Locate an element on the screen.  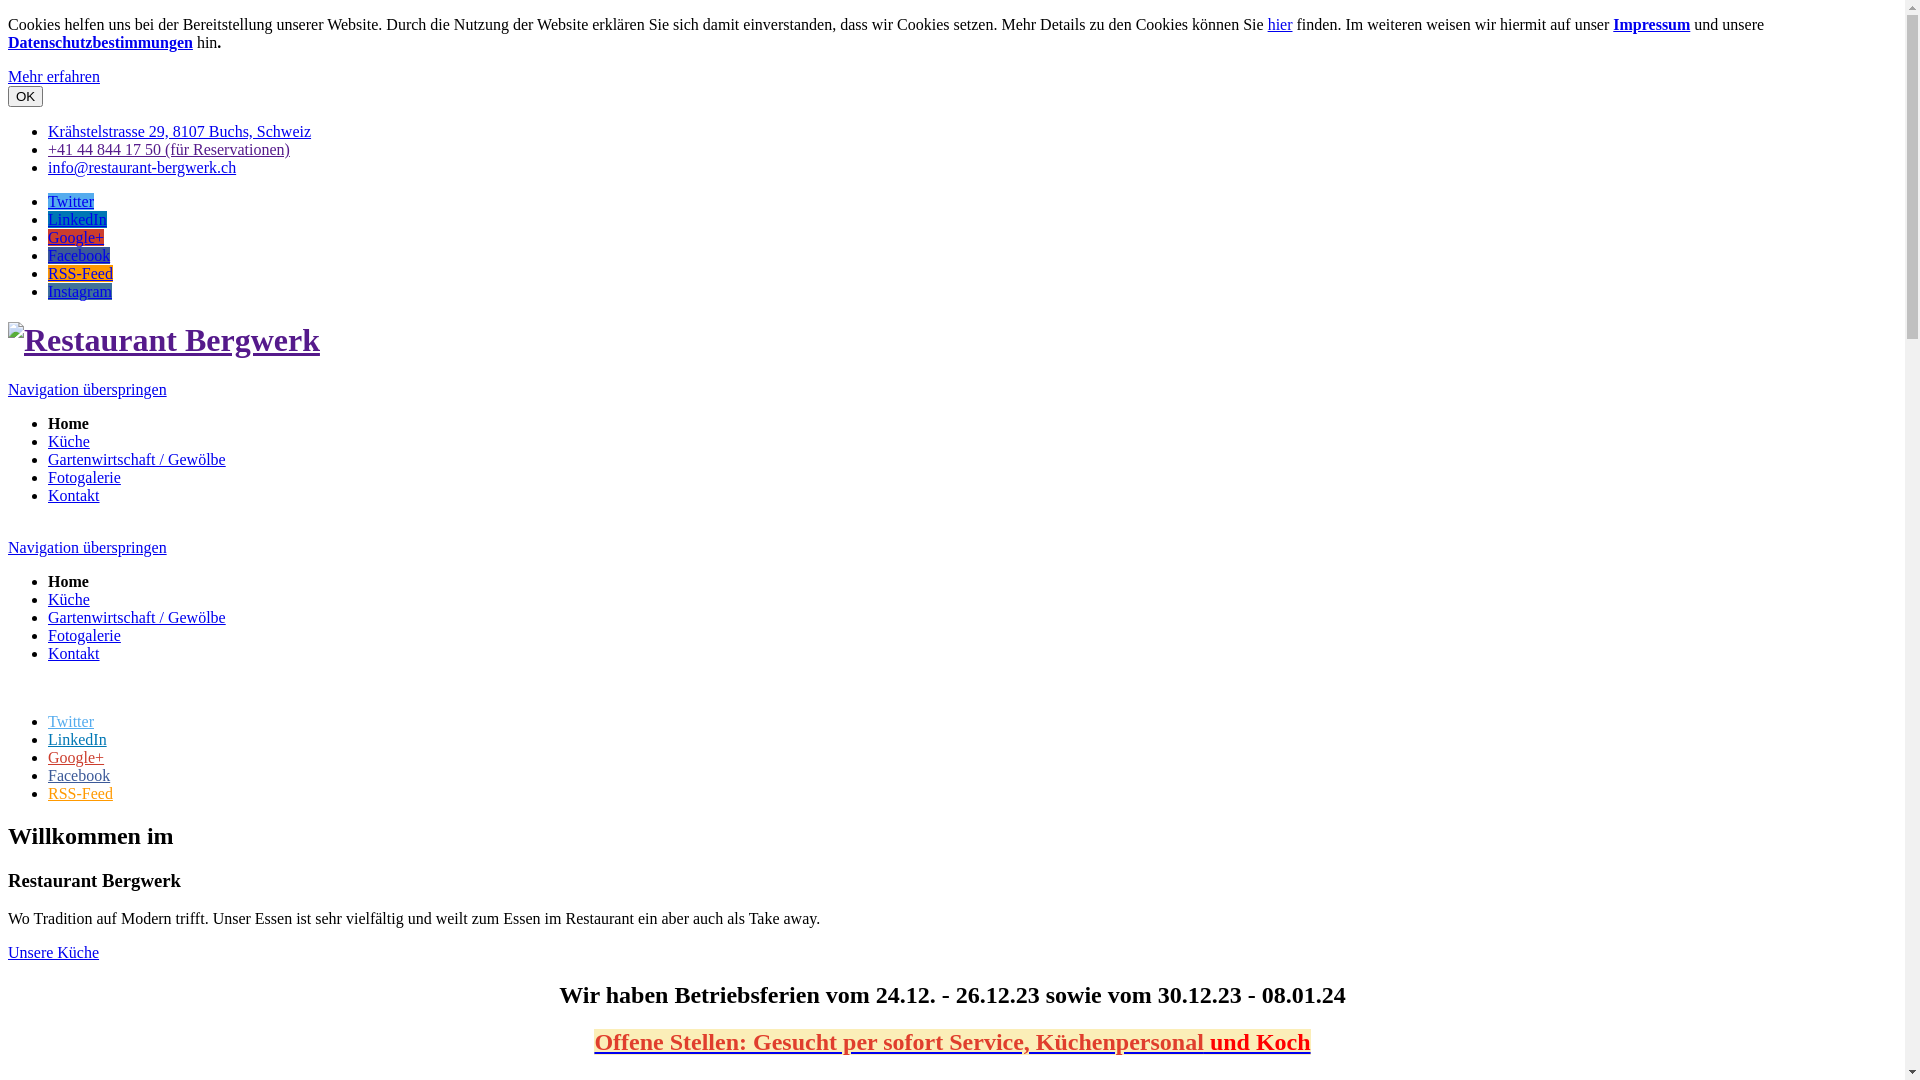
'Kontakt' is located at coordinates (73, 653).